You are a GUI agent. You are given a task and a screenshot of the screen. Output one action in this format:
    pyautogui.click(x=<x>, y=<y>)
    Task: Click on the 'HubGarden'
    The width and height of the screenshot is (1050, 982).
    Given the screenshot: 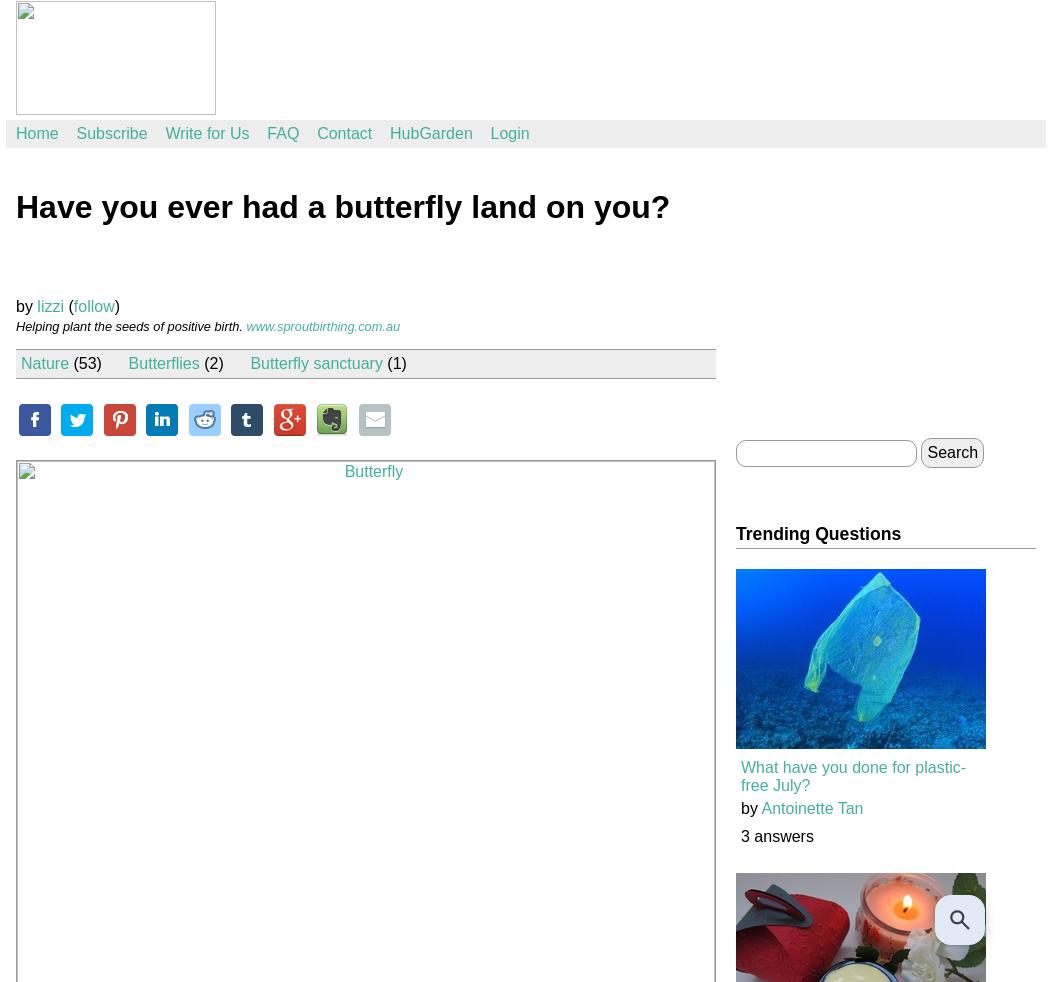 What is the action you would take?
    pyautogui.click(x=430, y=132)
    